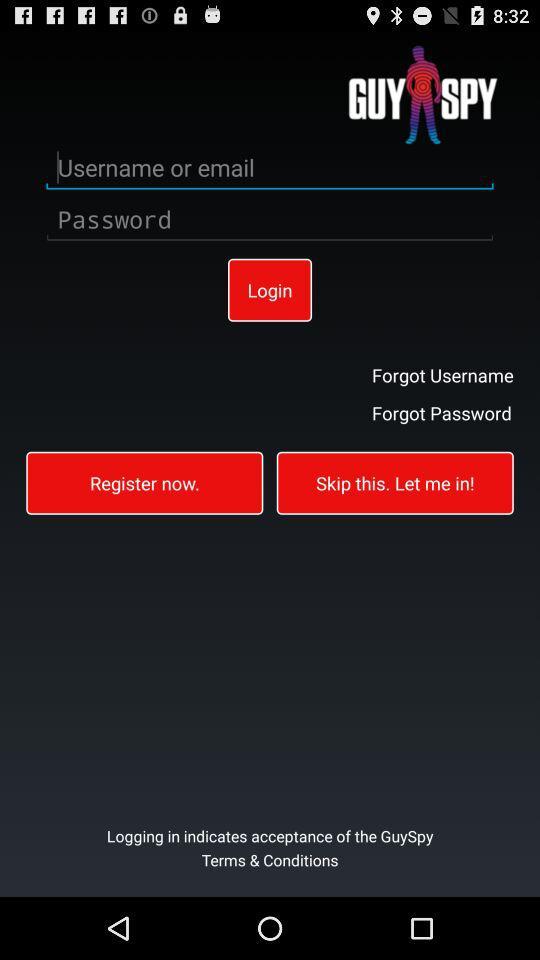 This screenshot has height=960, width=540. I want to click on register now., so click(143, 481).